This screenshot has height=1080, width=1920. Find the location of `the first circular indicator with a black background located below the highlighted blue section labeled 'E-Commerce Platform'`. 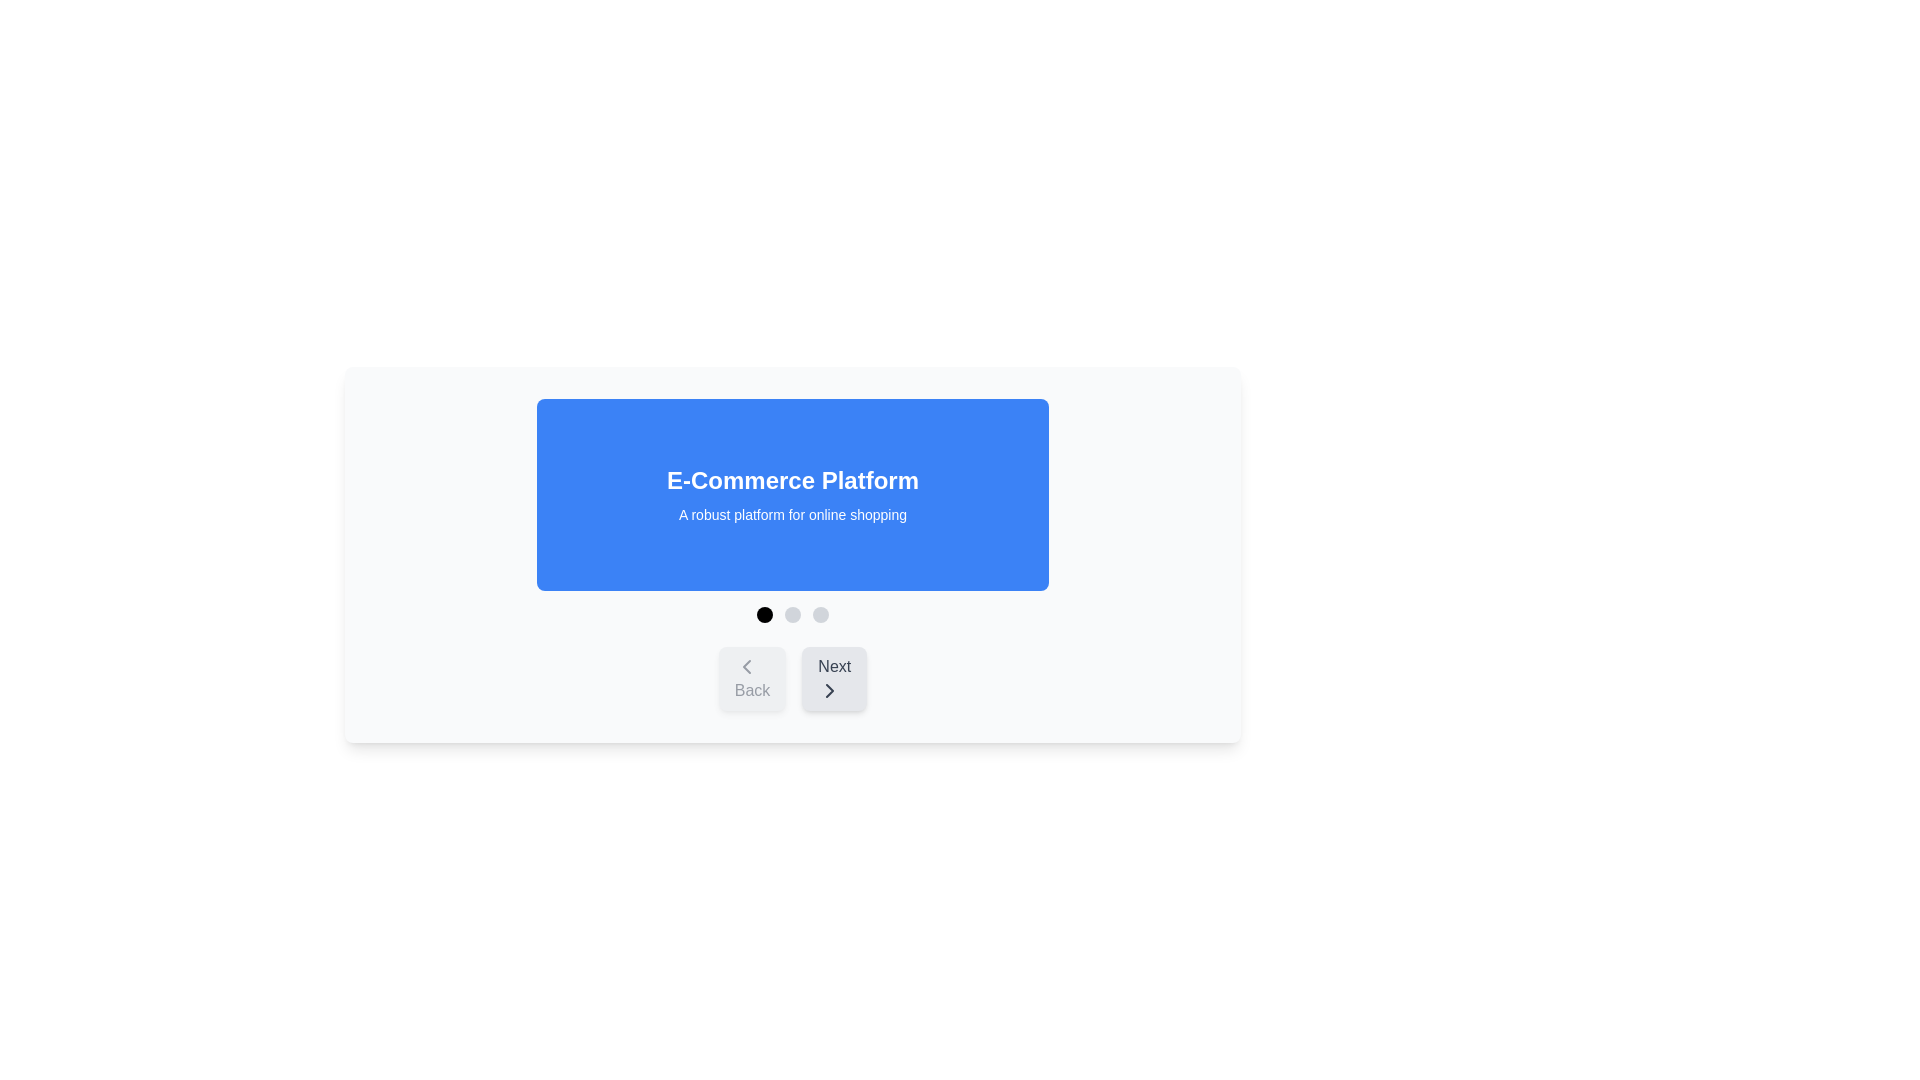

the first circular indicator with a black background located below the highlighted blue section labeled 'E-Commerce Platform' is located at coordinates (763, 613).